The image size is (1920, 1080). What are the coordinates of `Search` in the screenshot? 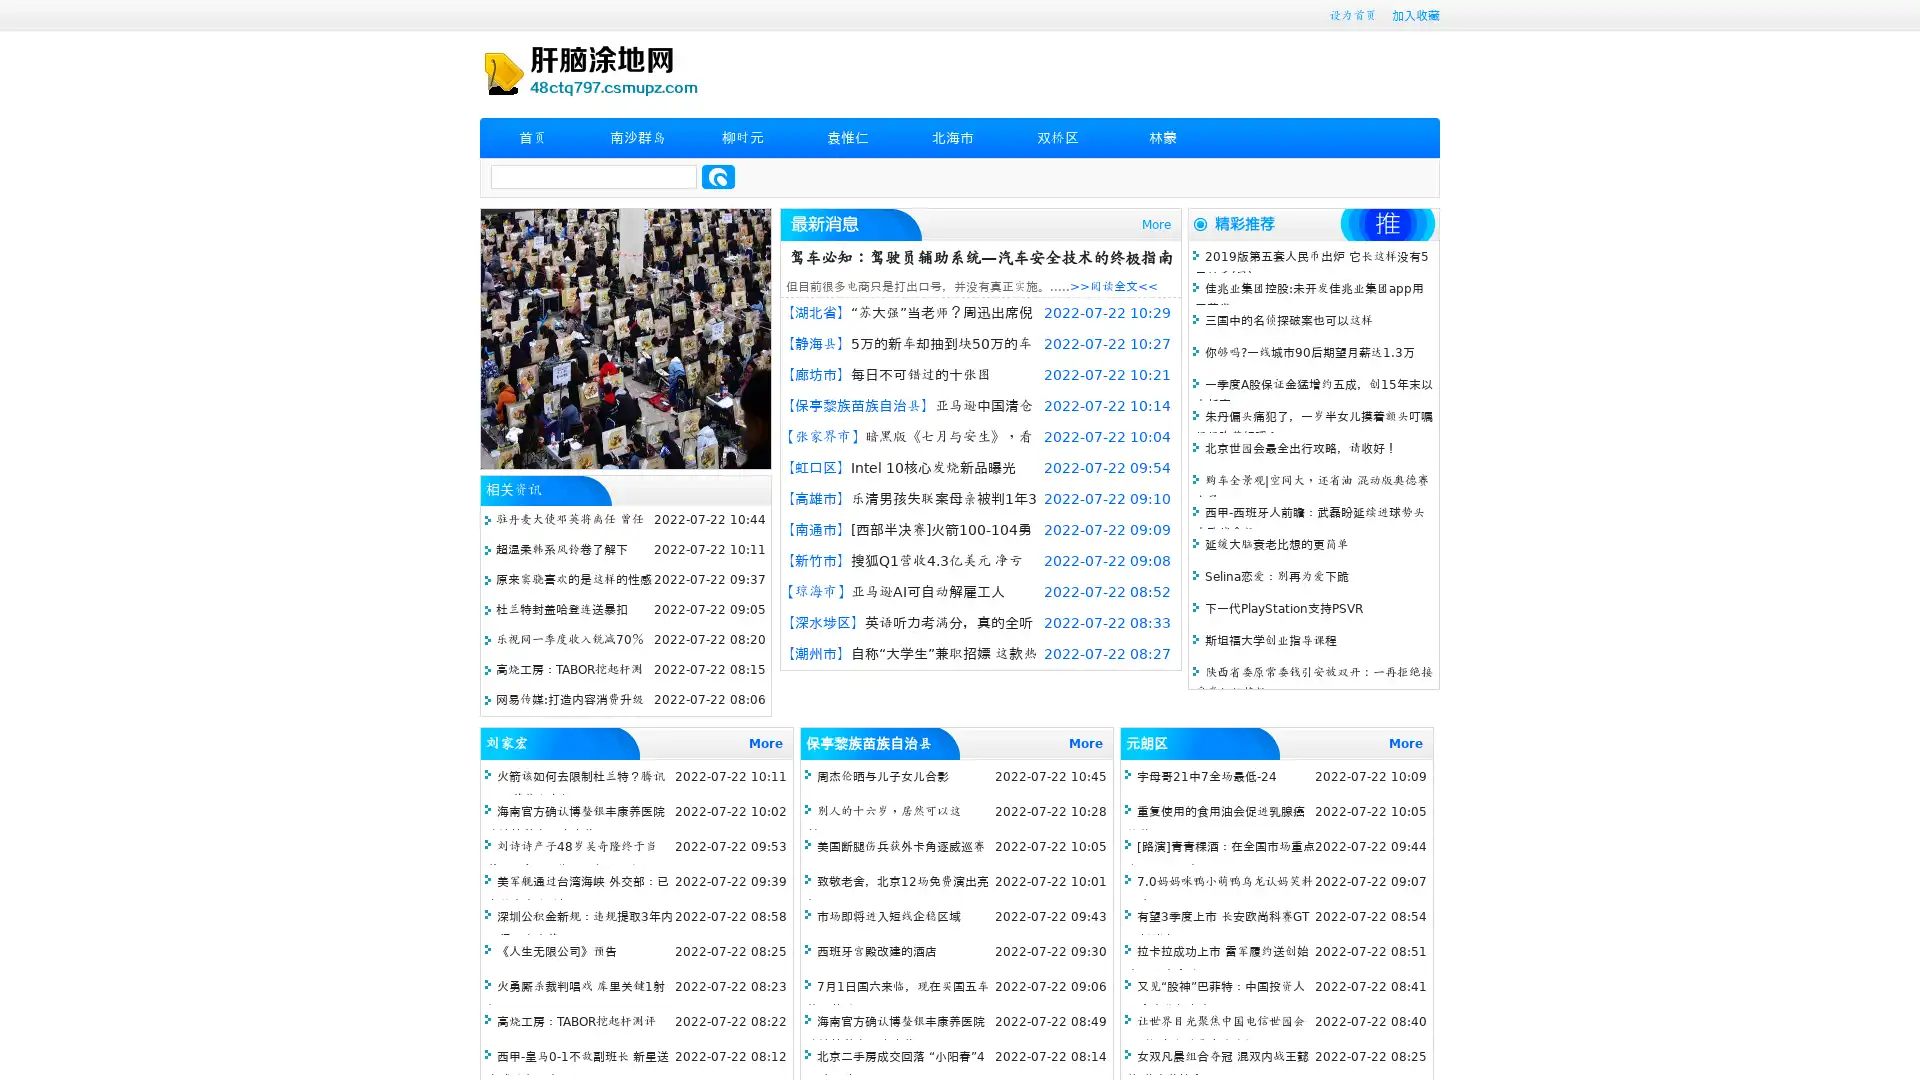 It's located at (718, 176).